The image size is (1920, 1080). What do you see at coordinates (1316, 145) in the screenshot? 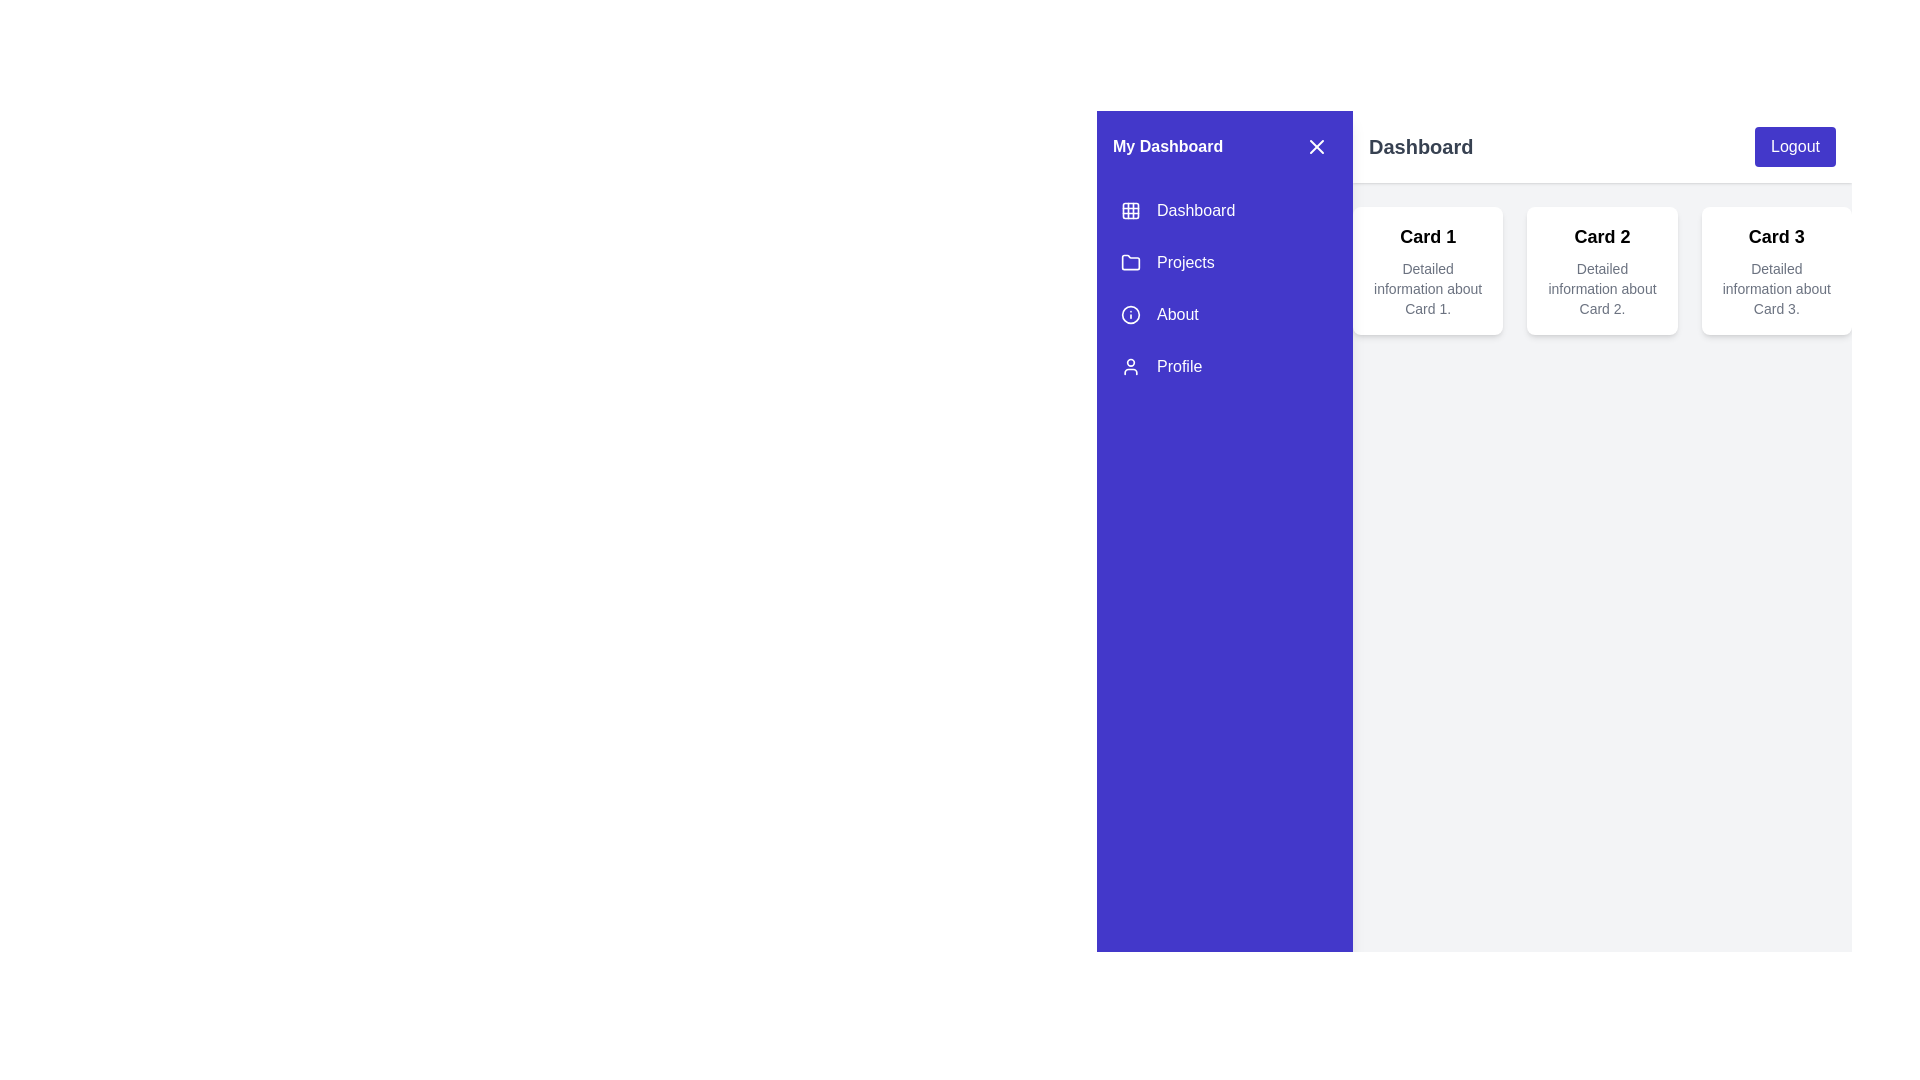
I see `the close icon located at the top-right corner of the sidebar, adjacent to the title text 'My Dashboard'` at bounding box center [1316, 145].